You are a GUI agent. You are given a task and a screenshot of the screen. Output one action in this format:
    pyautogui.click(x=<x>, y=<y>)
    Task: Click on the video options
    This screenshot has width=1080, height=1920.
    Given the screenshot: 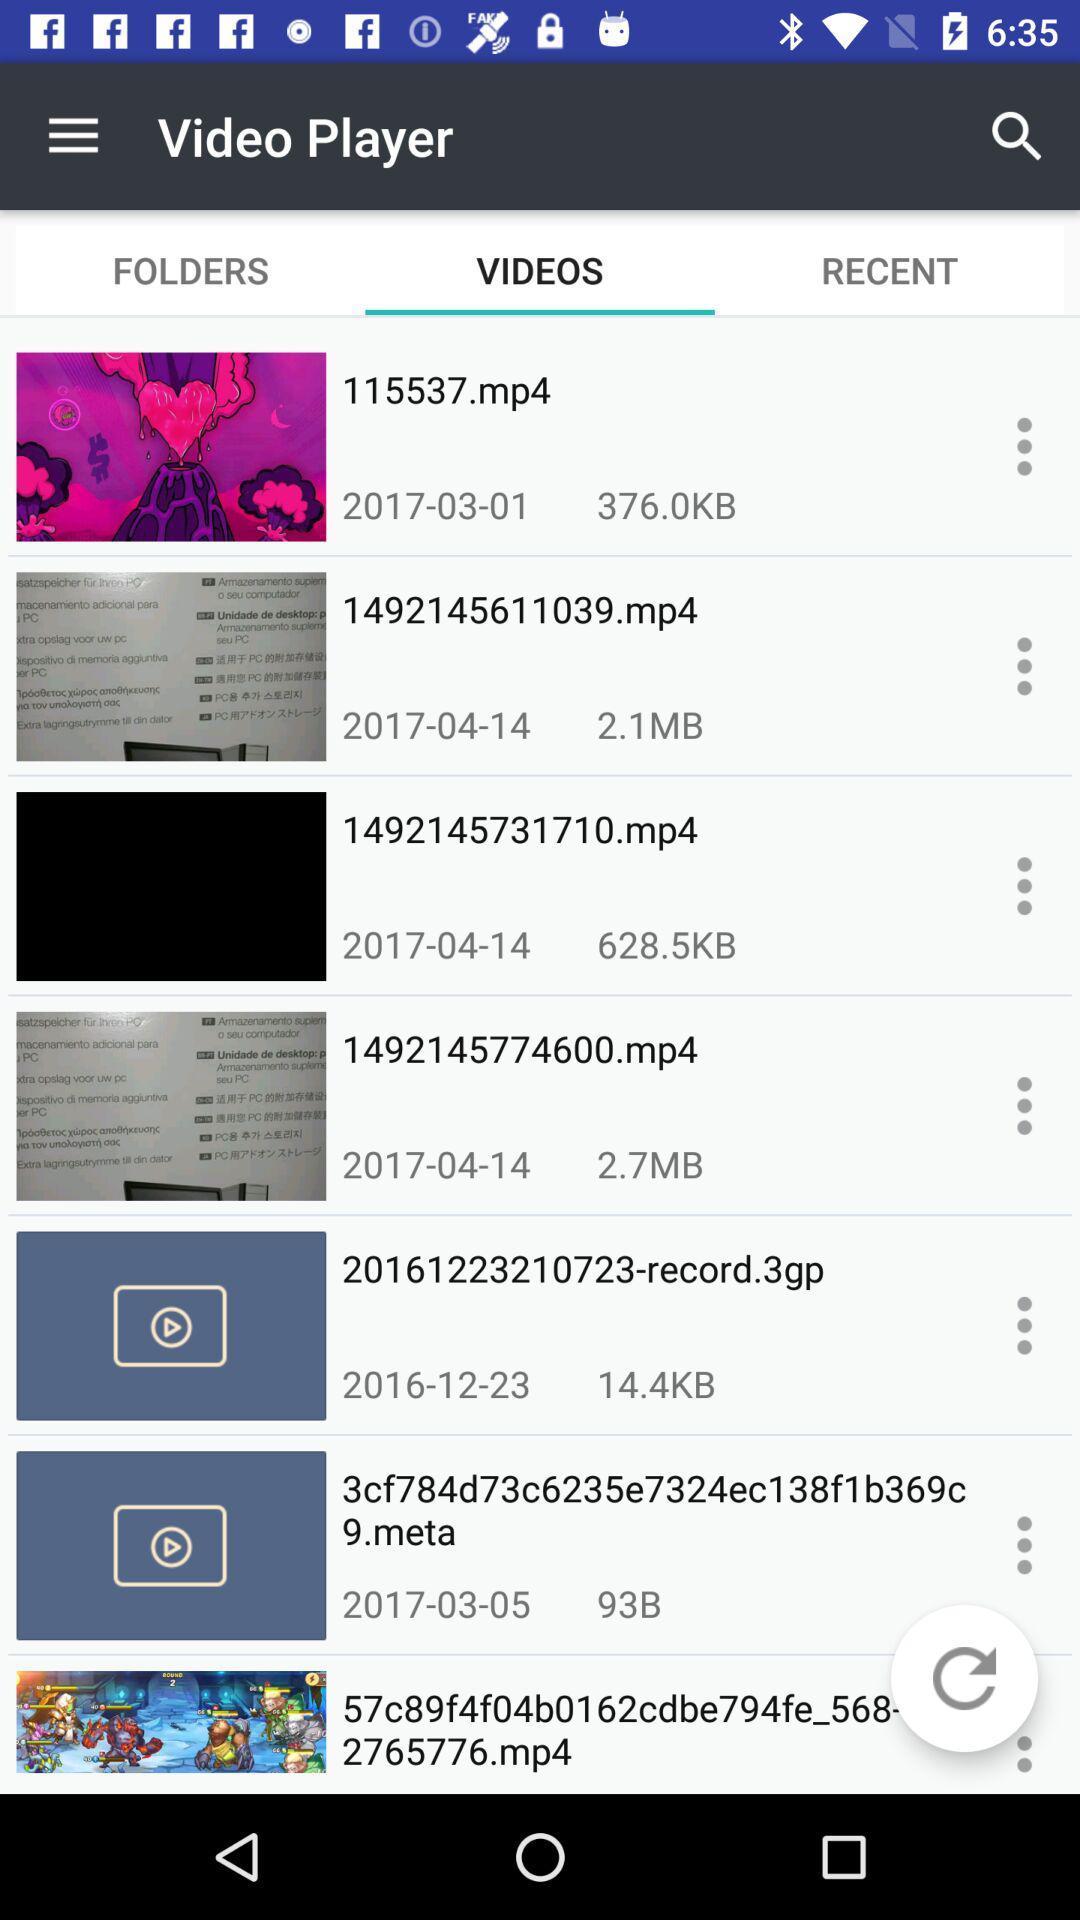 What is the action you would take?
    pyautogui.click(x=1024, y=1544)
    